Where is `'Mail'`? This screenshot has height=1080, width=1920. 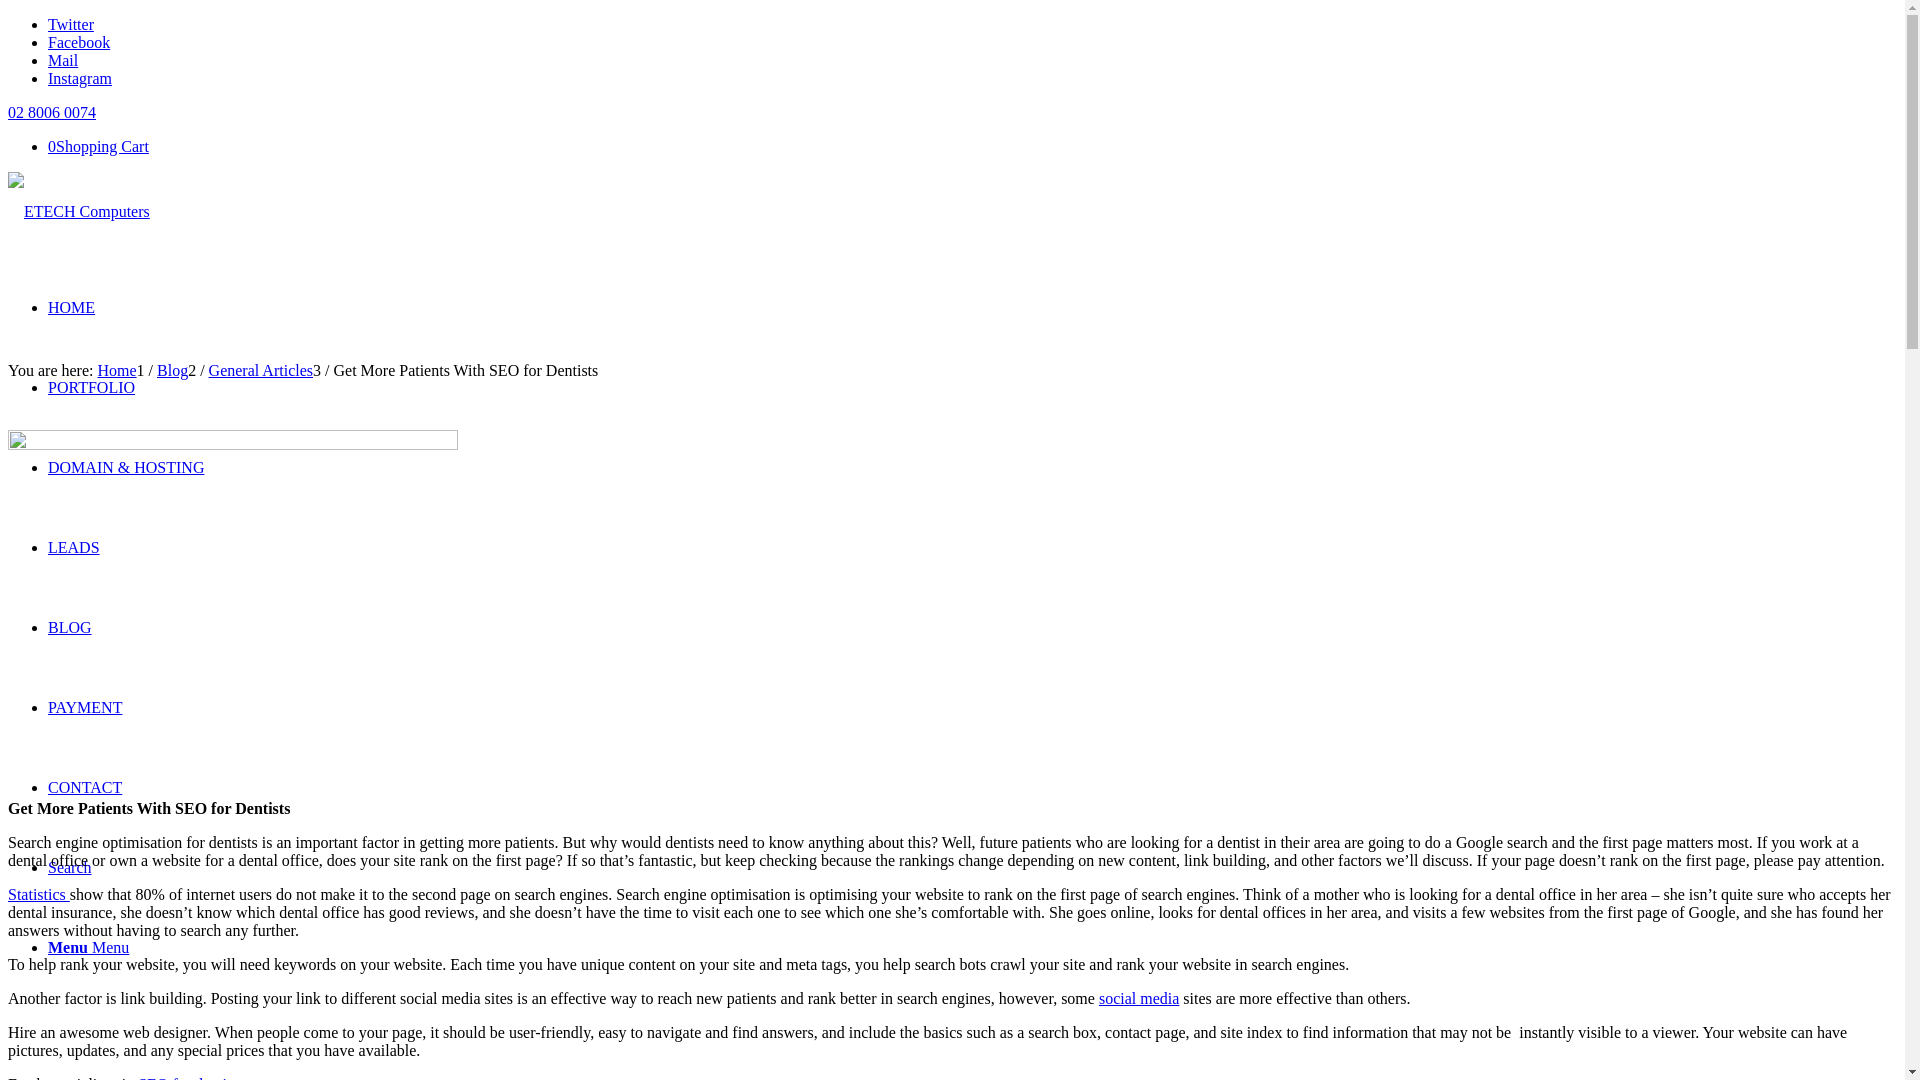
'Mail' is located at coordinates (62, 59).